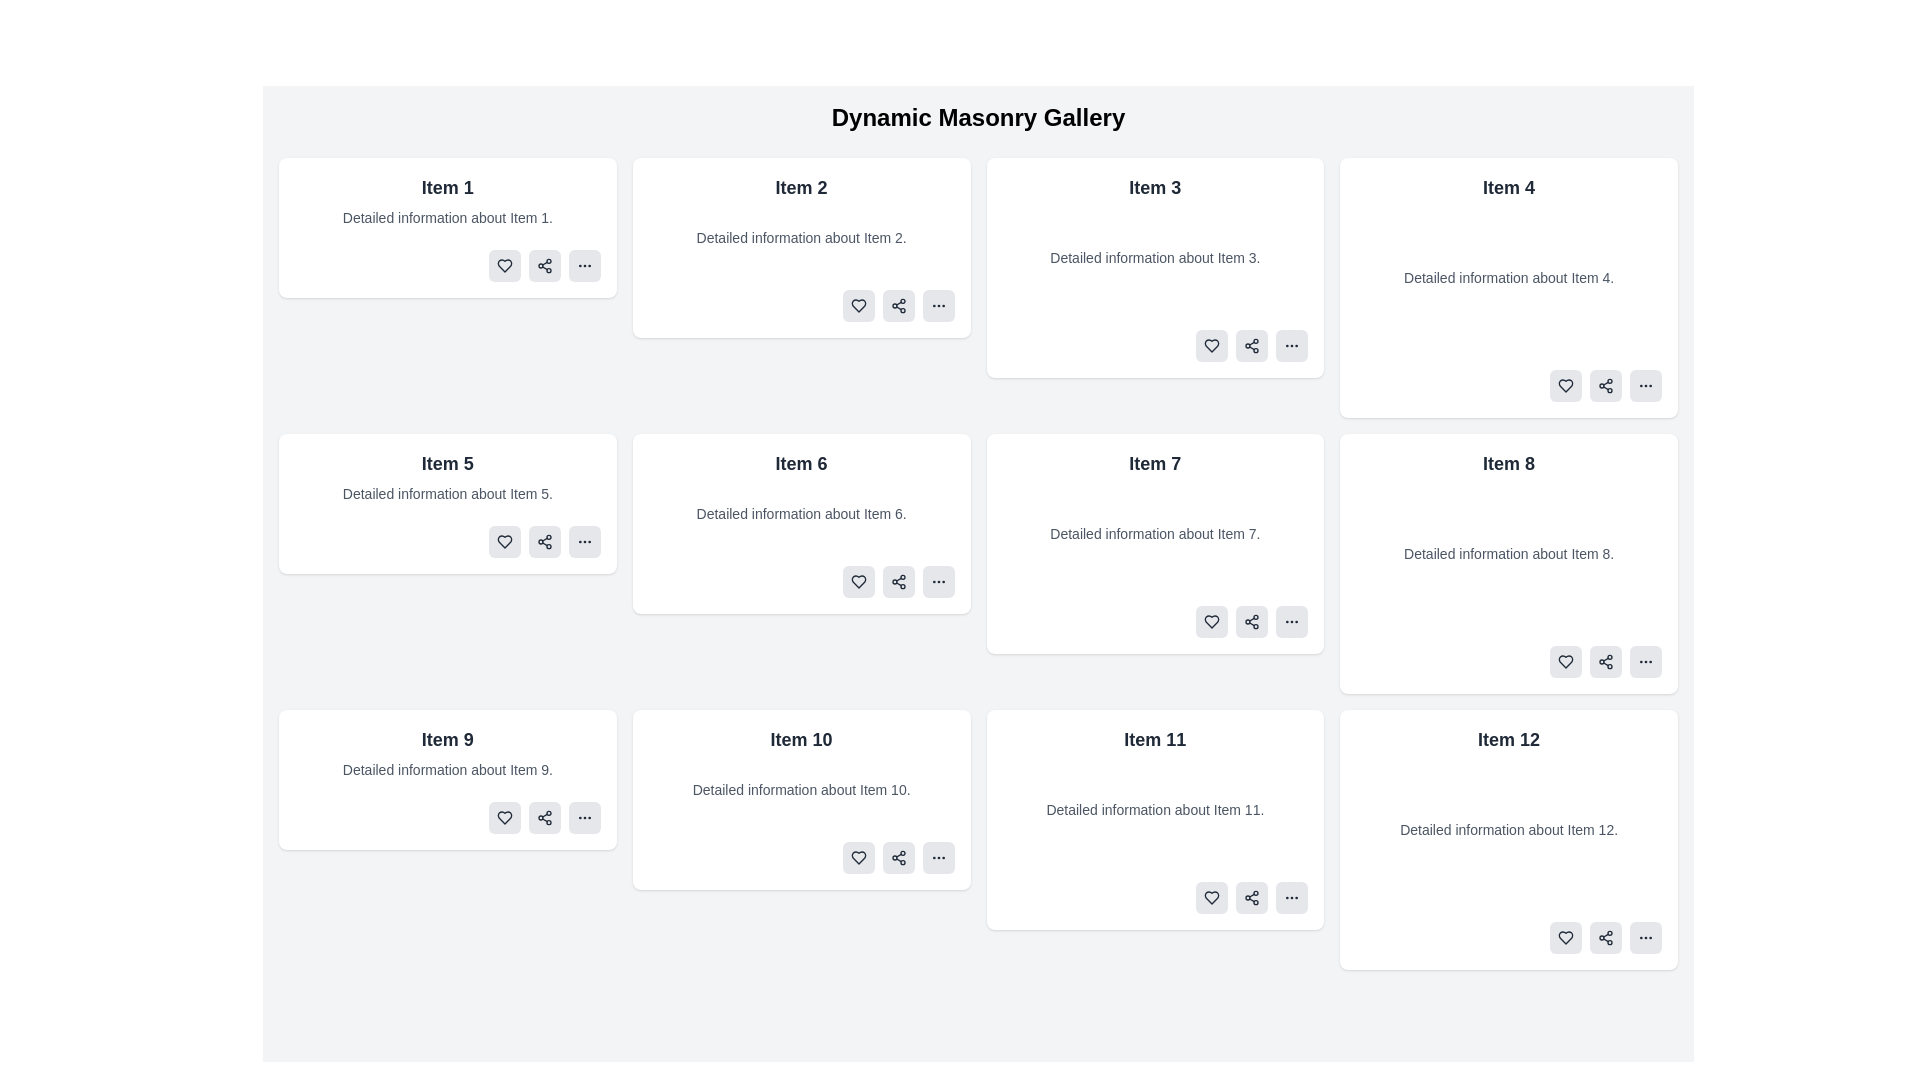 This screenshot has height=1080, width=1920. Describe the element at coordinates (446, 769) in the screenshot. I see `the text element that provides additional information about 'Item 9', located directly below its title within the card` at that location.